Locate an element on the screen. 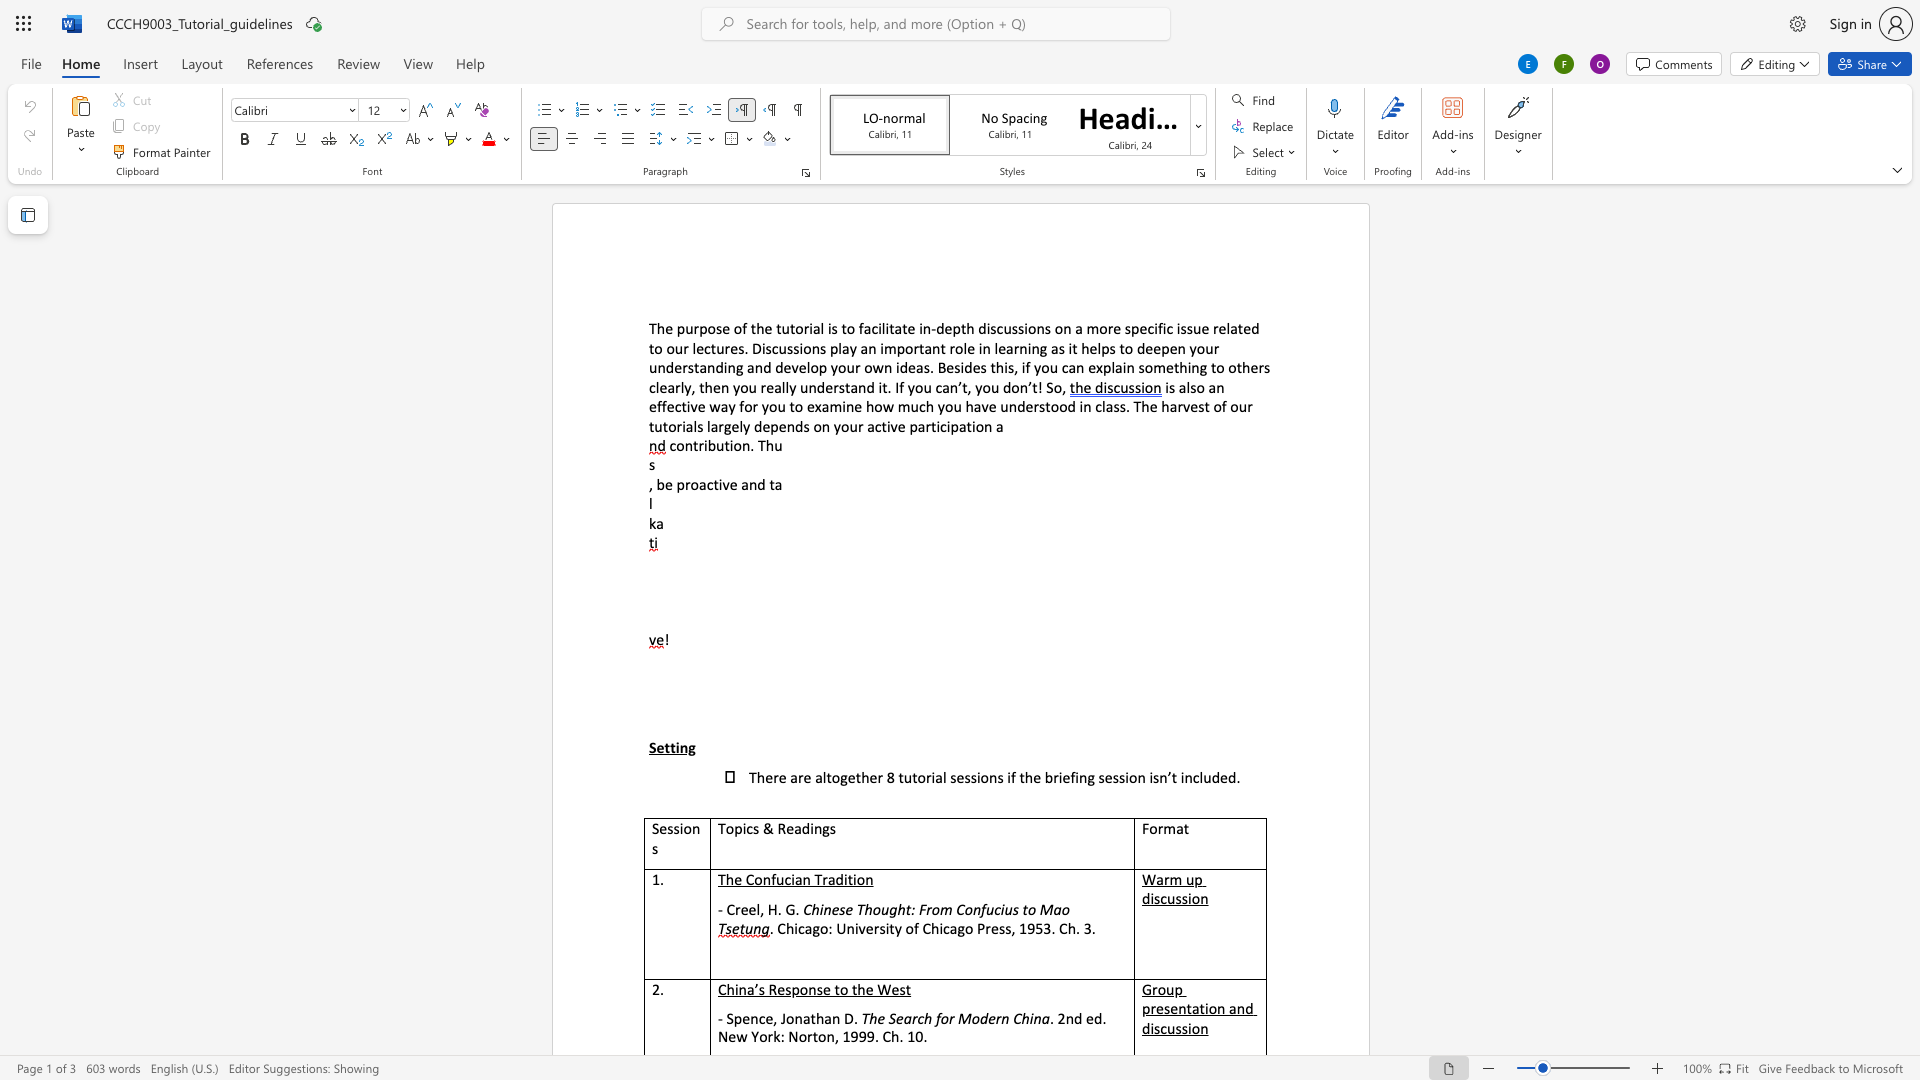 The height and width of the screenshot is (1080, 1920). the space between the continuous character "s" and "e" in the text is located at coordinates (721, 327).